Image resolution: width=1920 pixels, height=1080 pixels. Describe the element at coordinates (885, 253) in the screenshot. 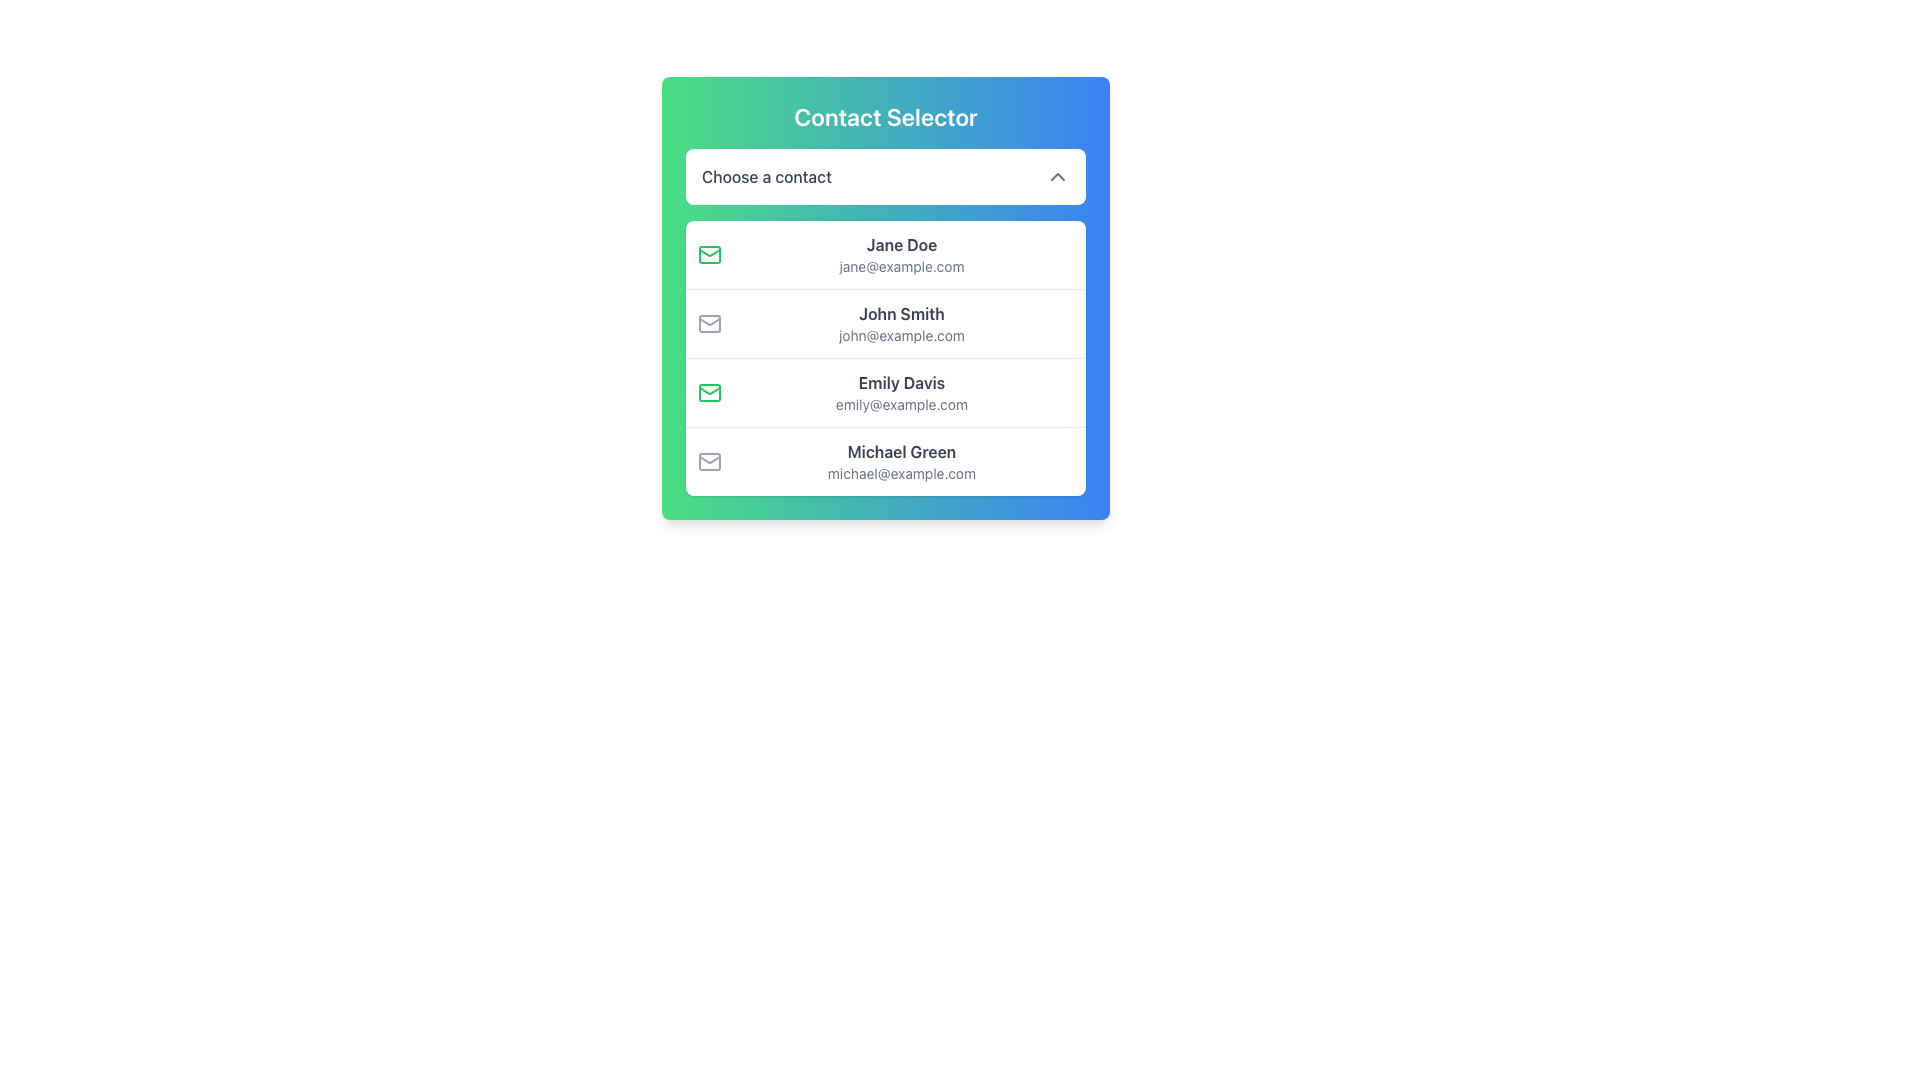

I see `the selectable contact entry for 'Jane Doe' in the contact list` at that location.